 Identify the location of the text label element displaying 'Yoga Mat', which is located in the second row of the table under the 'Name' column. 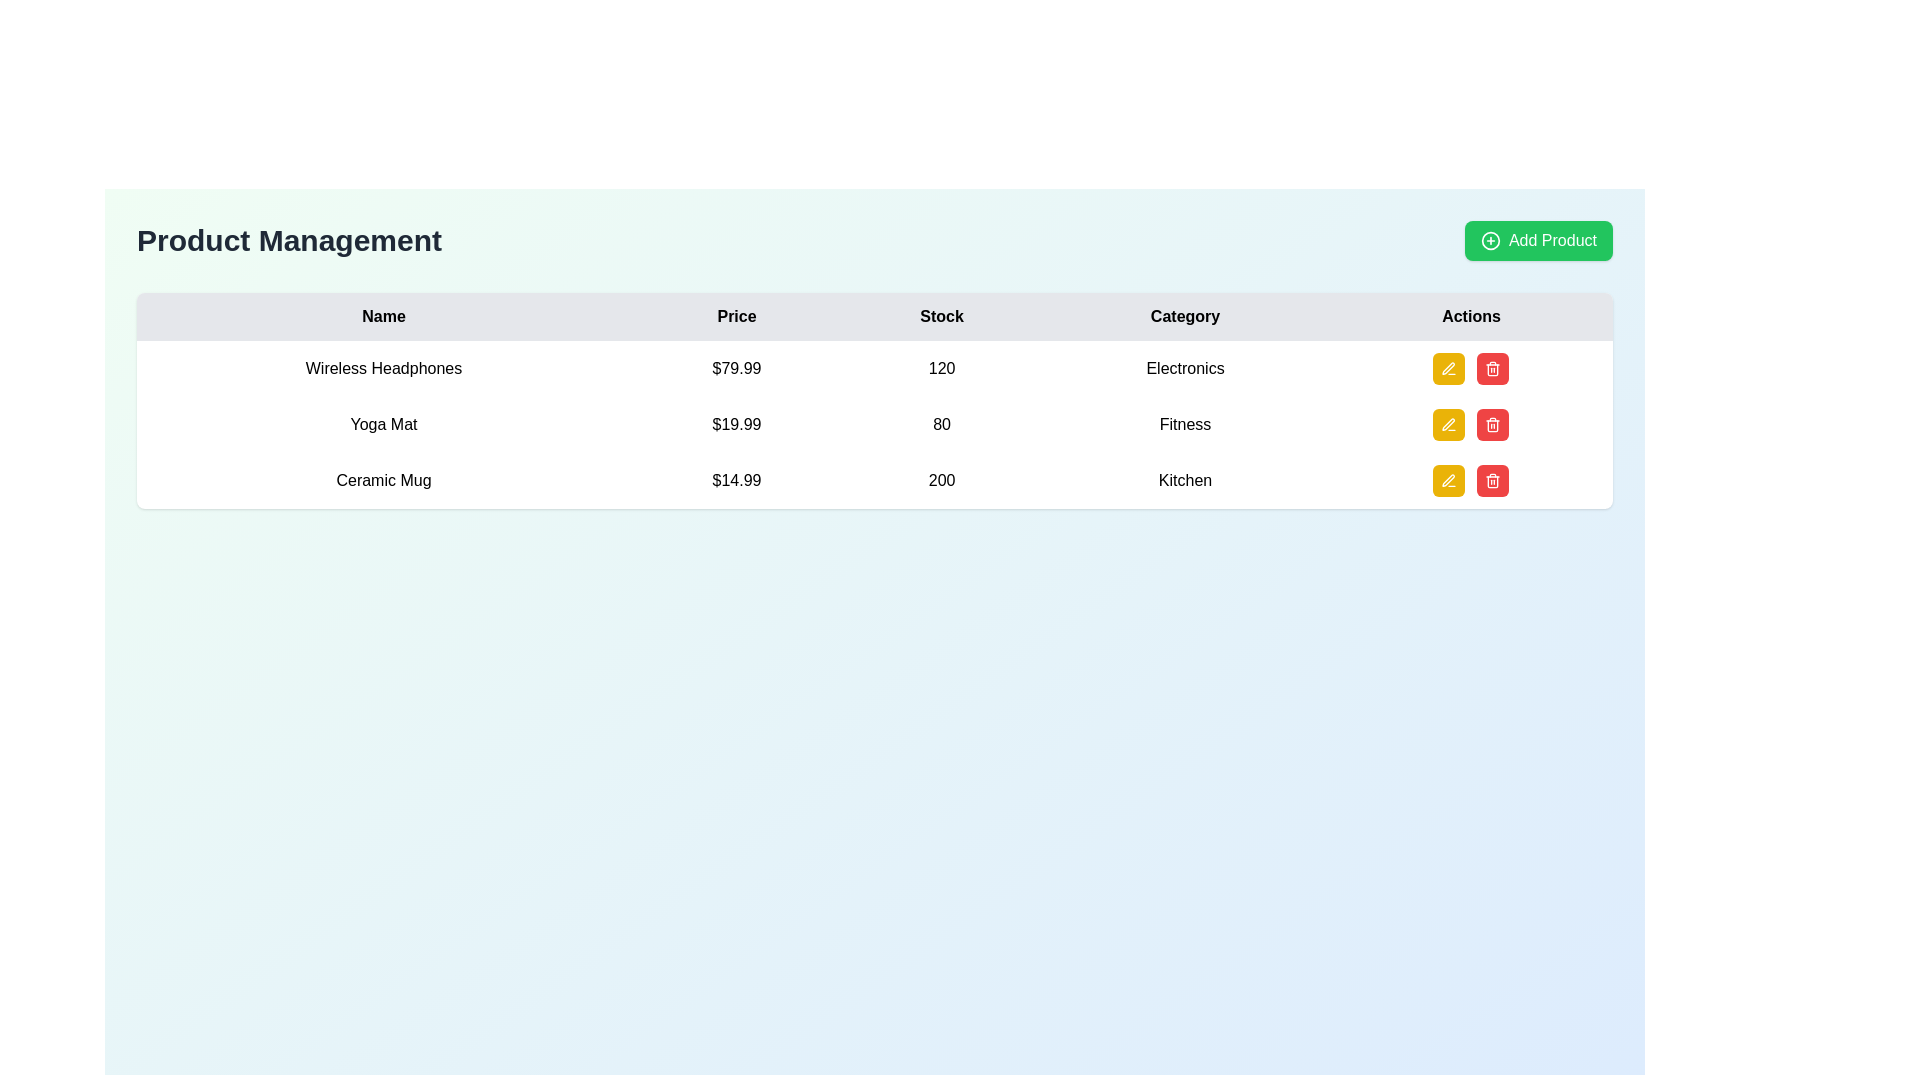
(384, 423).